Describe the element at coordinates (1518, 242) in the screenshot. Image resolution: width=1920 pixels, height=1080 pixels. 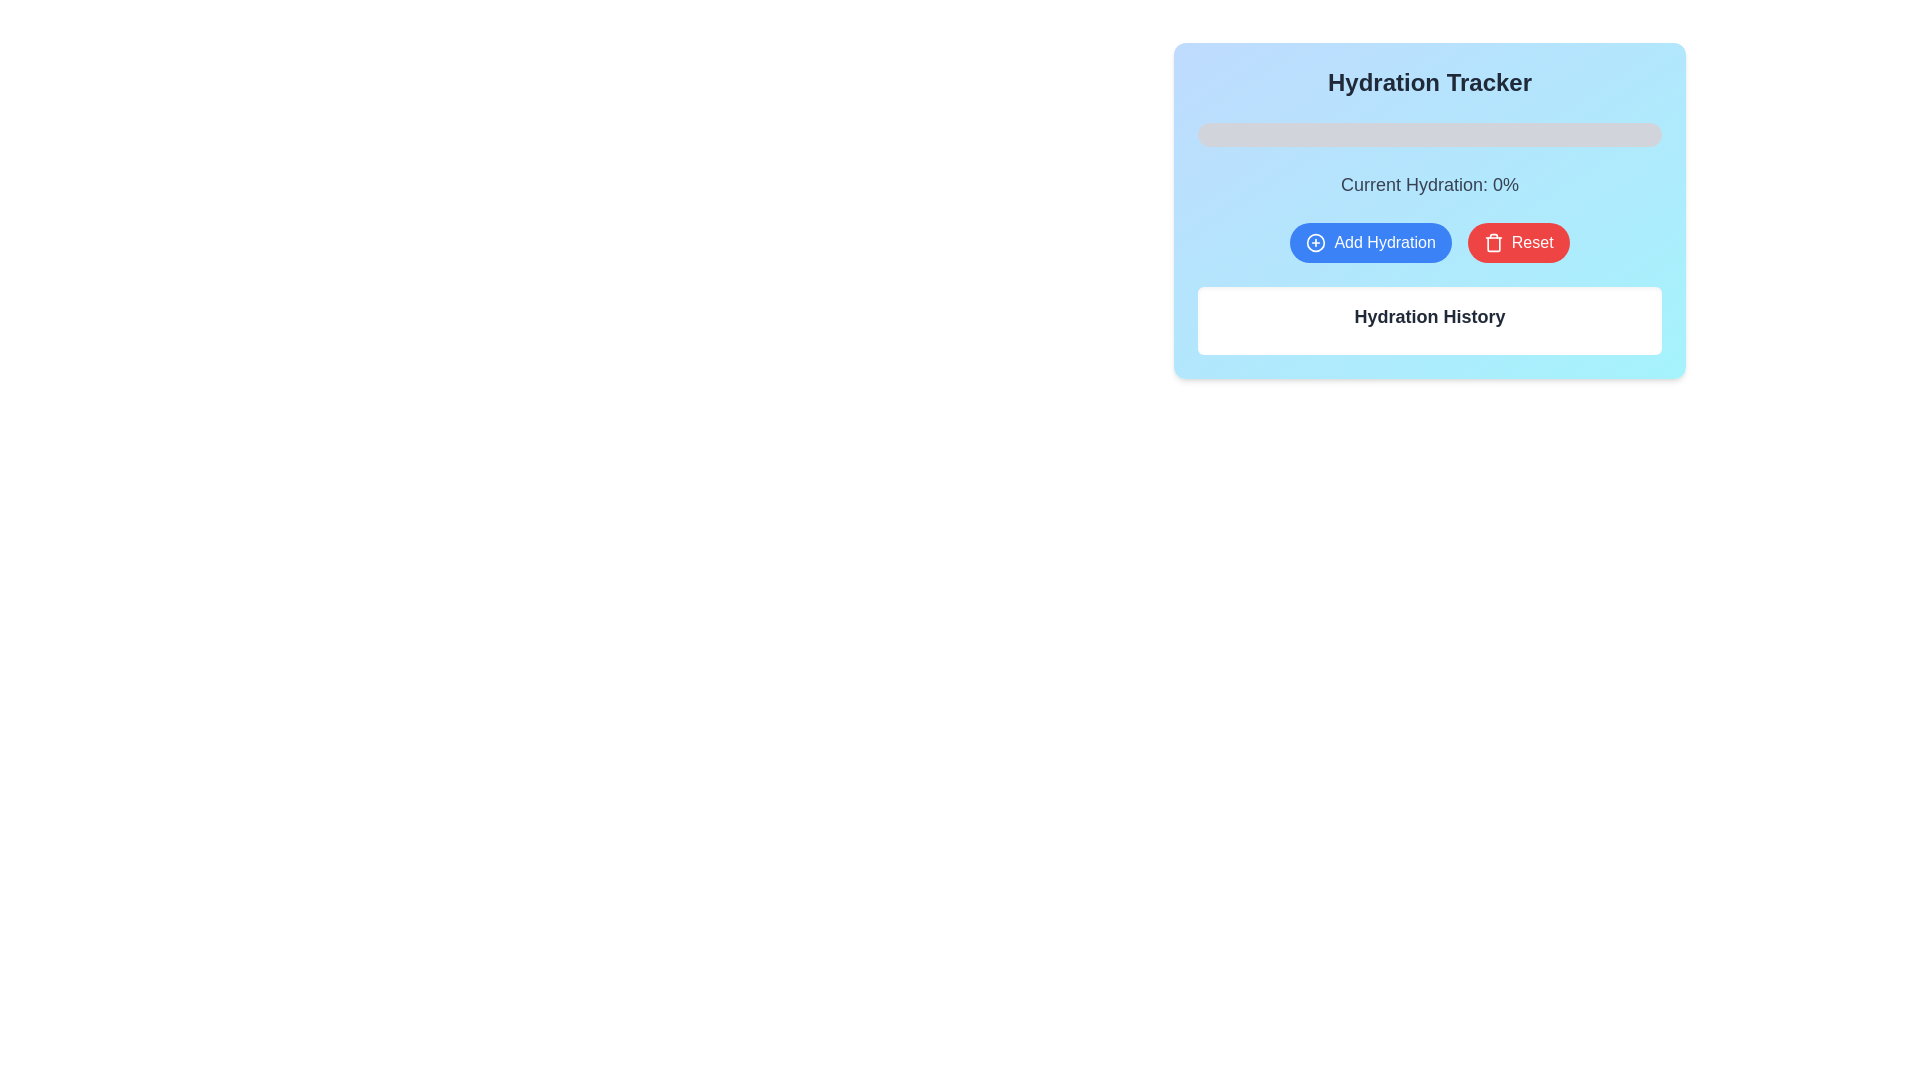
I see `the red 'Reset' button with rounded corners, which has a white trash bin icon on its left side, to reset hydration` at that location.